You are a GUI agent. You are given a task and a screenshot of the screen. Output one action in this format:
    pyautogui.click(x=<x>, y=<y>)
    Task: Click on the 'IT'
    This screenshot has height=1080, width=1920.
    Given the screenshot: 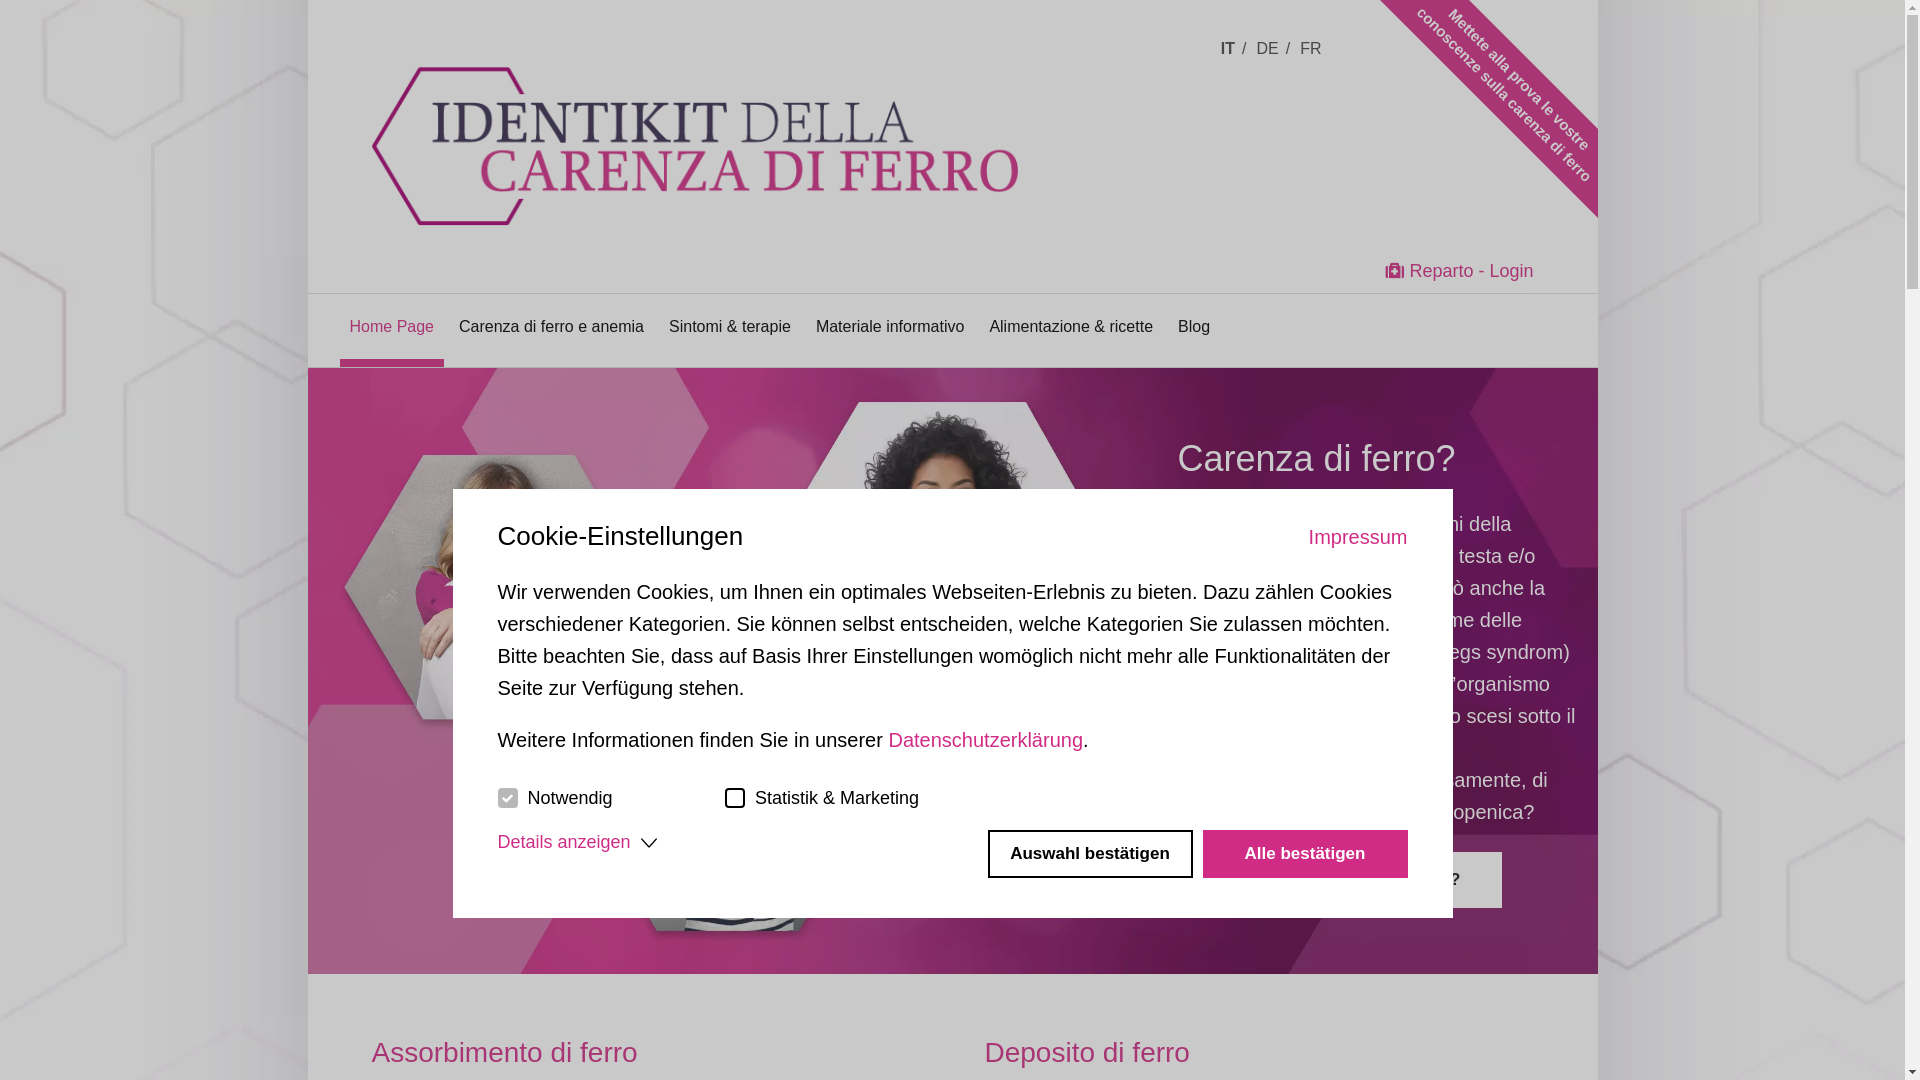 What is the action you would take?
    pyautogui.click(x=1219, y=47)
    